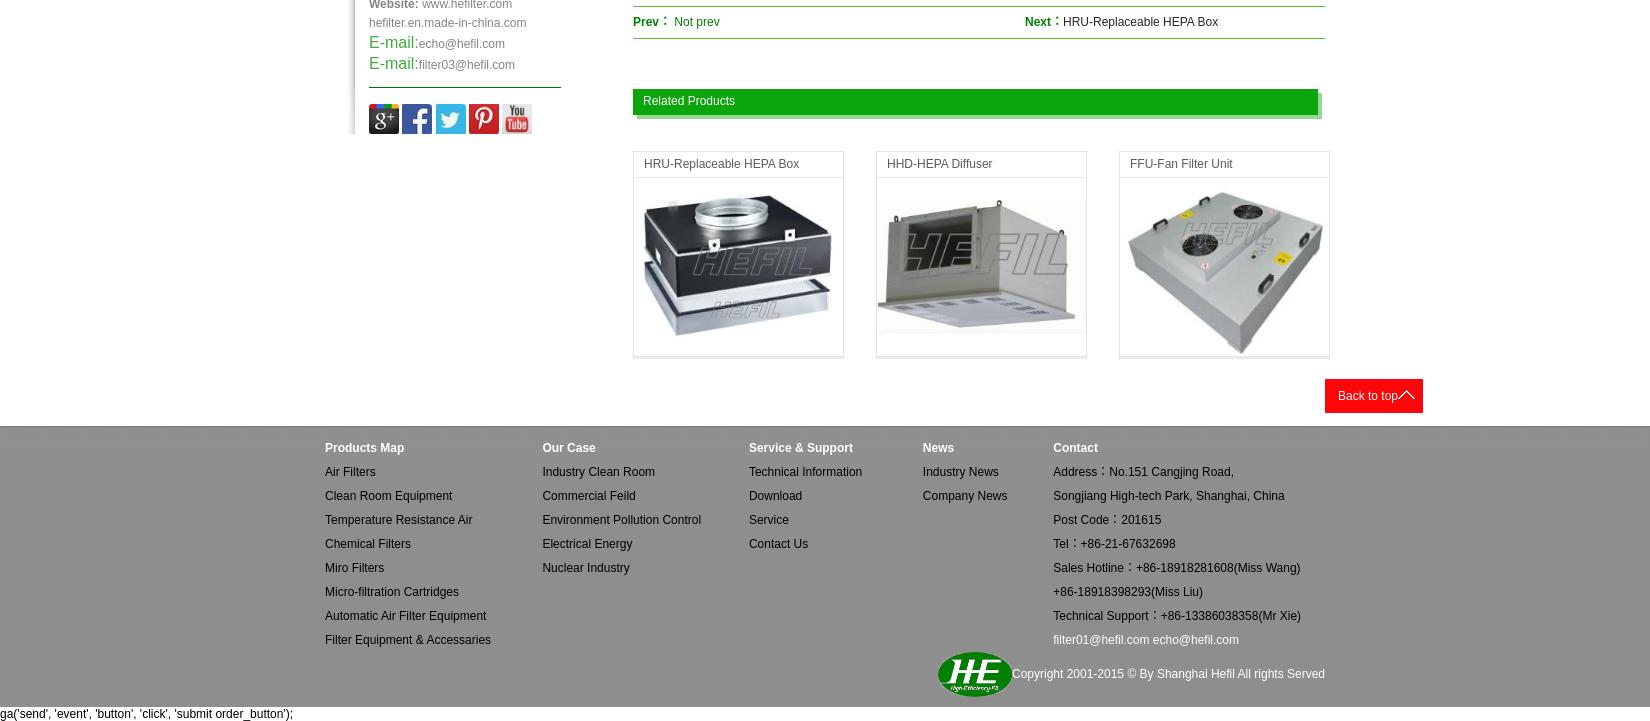  What do you see at coordinates (1074, 448) in the screenshot?
I see `'Contact'` at bounding box center [1074, 448].